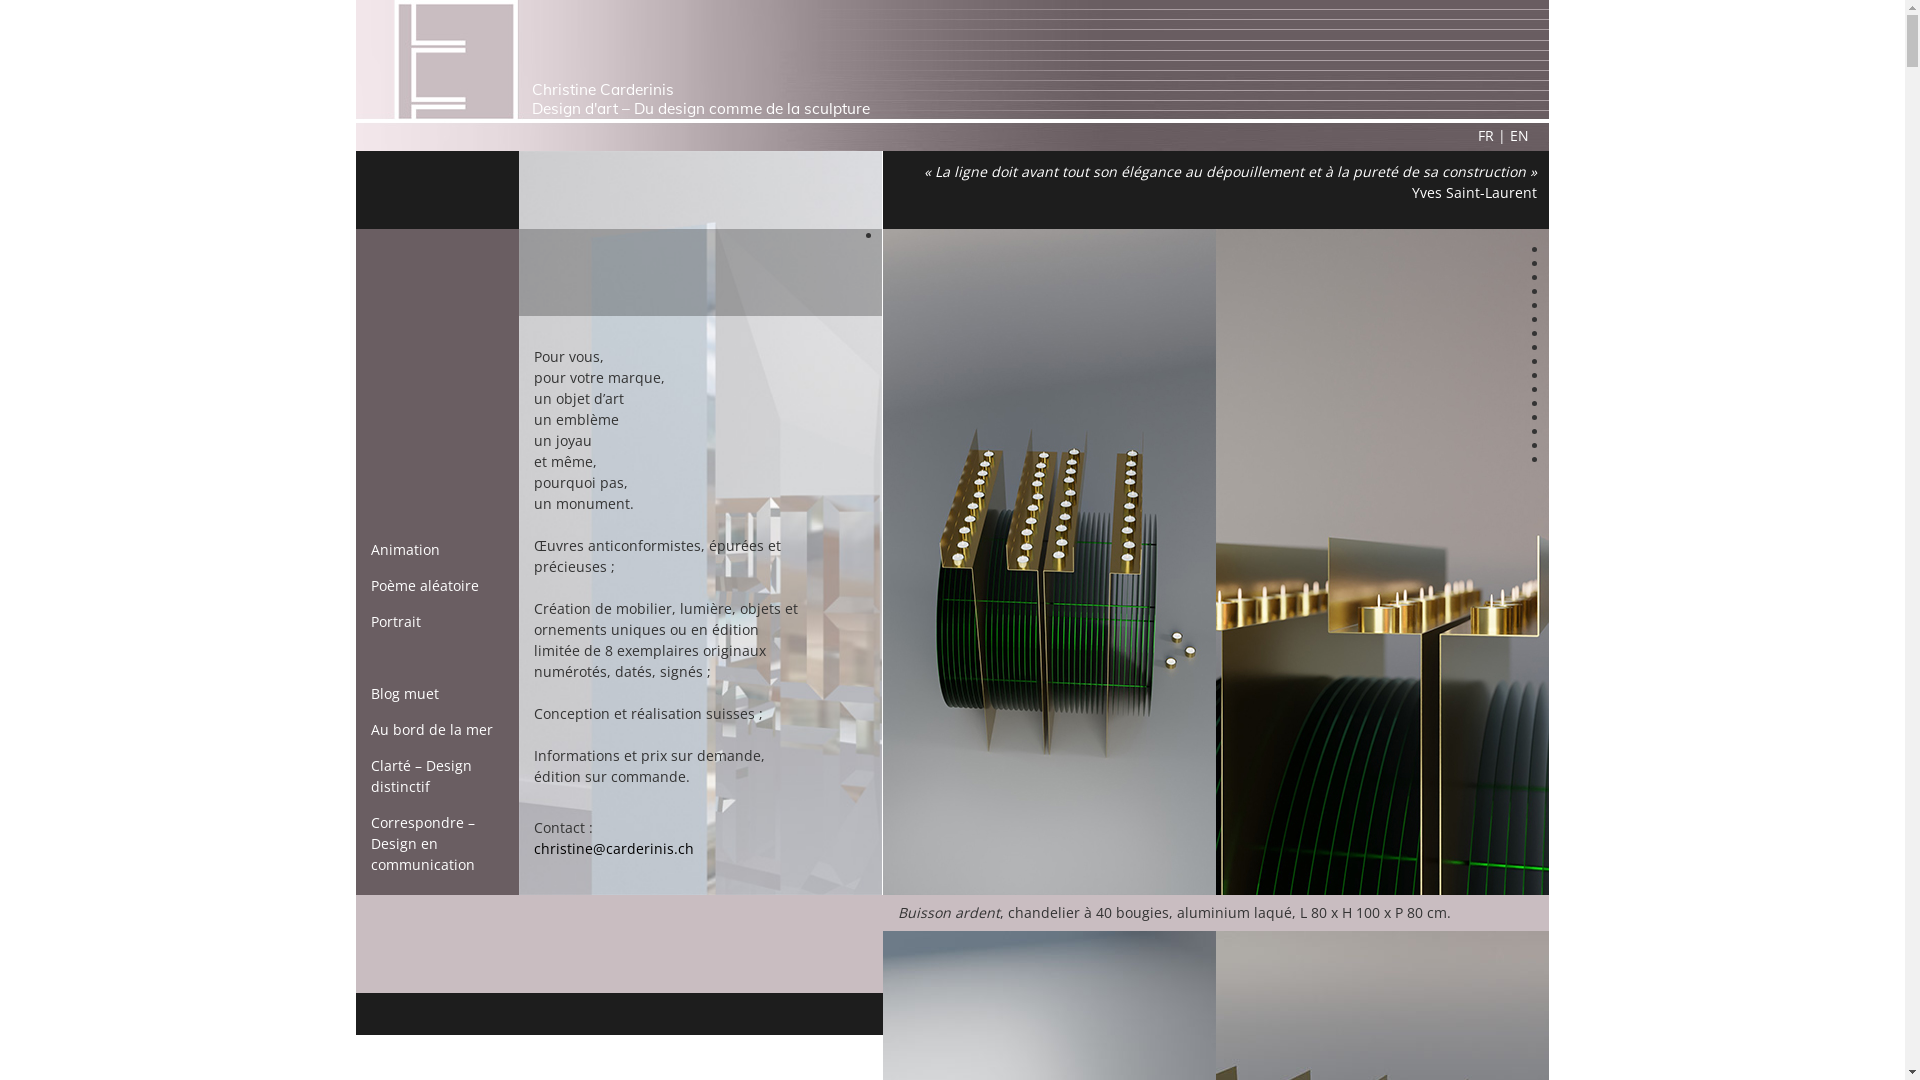 The height and width of the screenshot is (1080, 1920). Describe the element at coordinates (1519, 135) in the screenshot. I see `'EN'` at that location.